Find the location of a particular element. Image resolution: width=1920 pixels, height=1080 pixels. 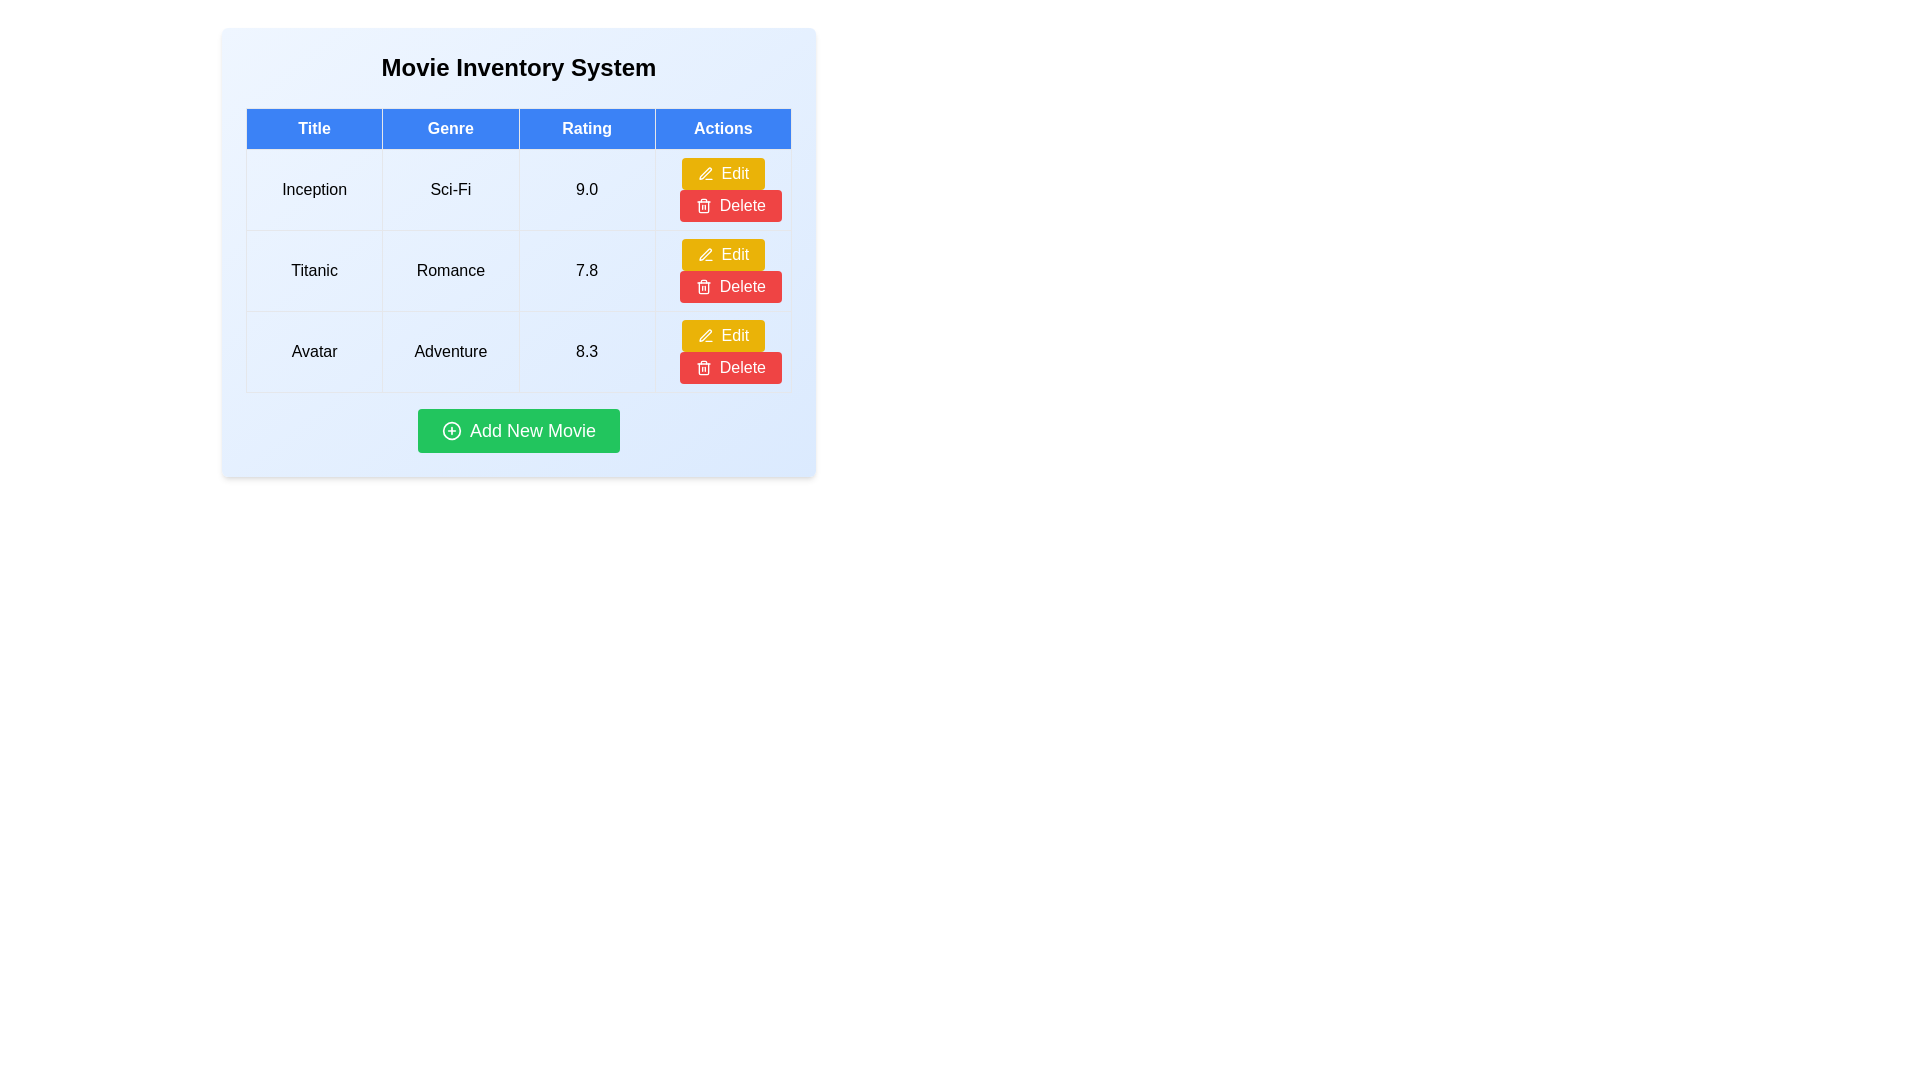

the Table Header that labels the column for movie genres, which is the second header in a row between 'Title' and 'Rating' is located at coordinates (449, 128).